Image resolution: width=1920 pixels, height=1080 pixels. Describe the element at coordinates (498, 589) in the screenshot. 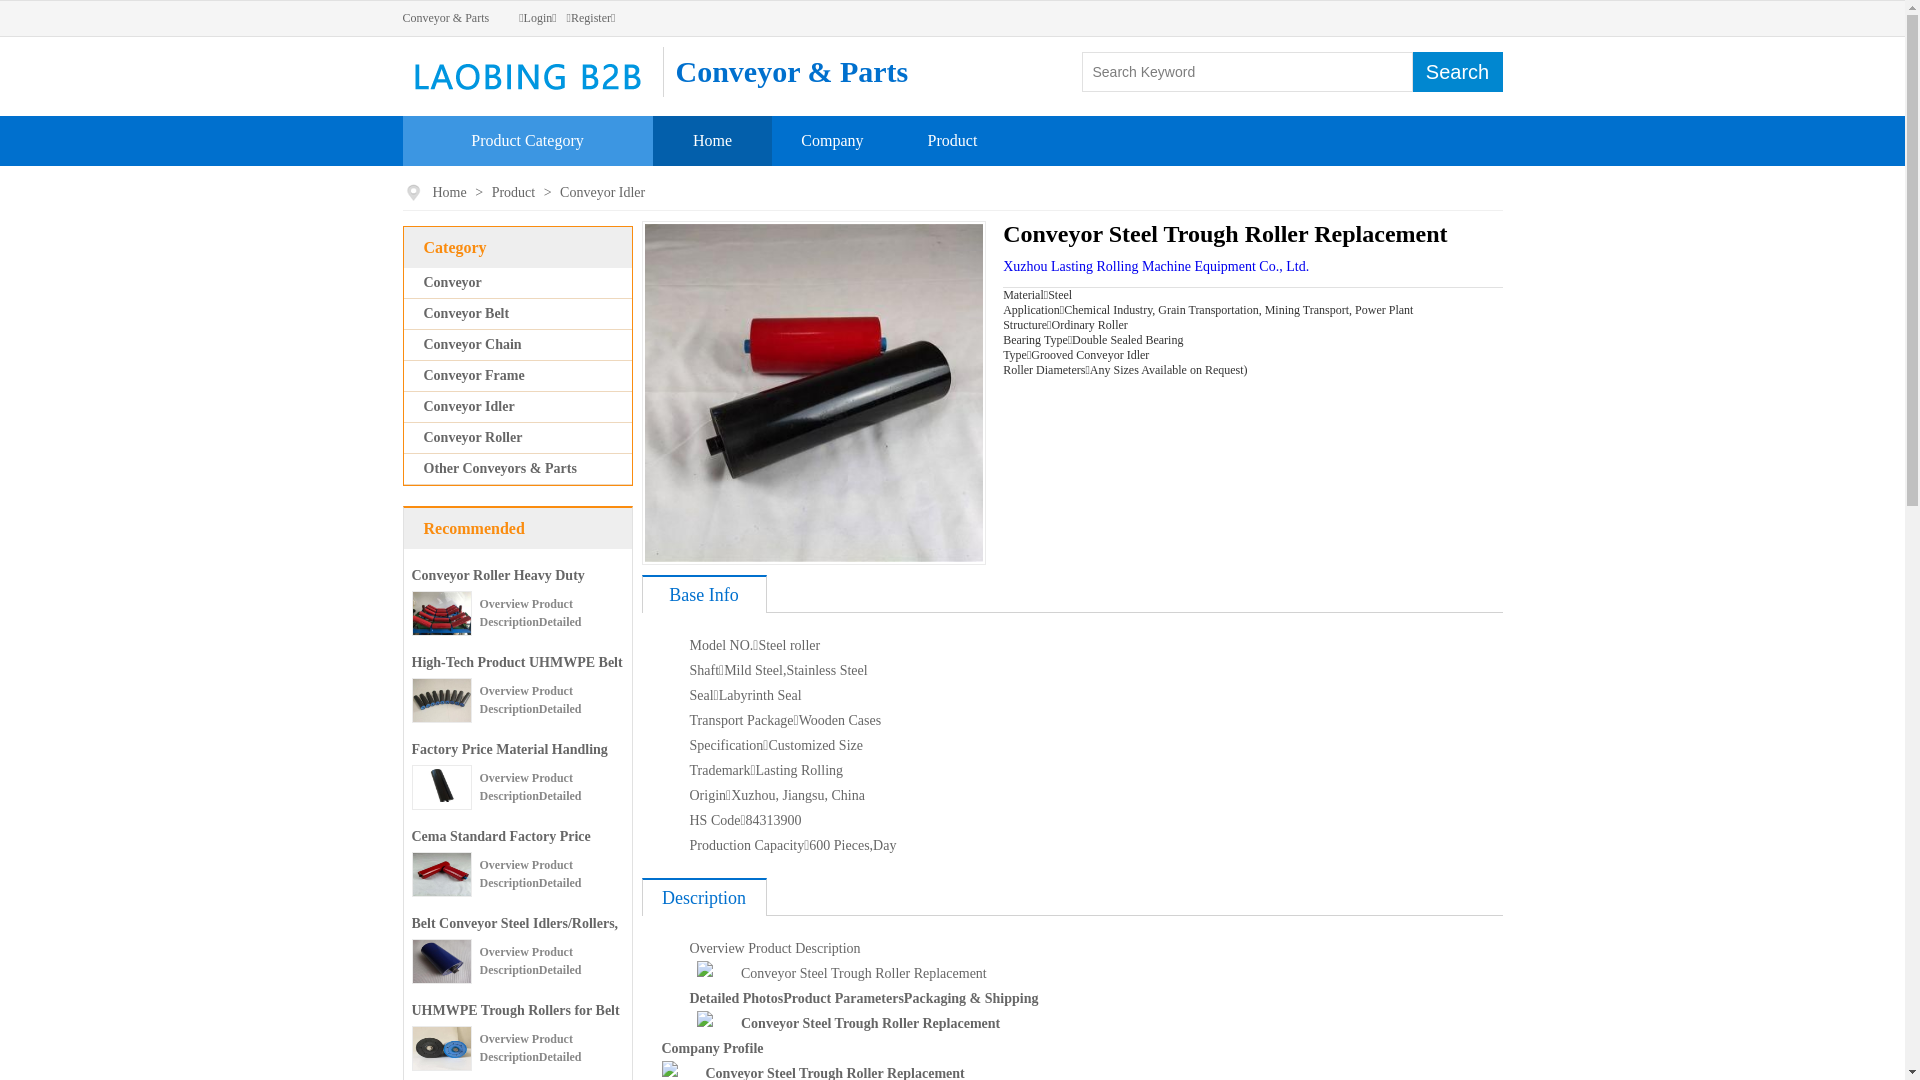

I see `'Conveyor Roller Heavy Duty Roller Bracket Station'` at that location.